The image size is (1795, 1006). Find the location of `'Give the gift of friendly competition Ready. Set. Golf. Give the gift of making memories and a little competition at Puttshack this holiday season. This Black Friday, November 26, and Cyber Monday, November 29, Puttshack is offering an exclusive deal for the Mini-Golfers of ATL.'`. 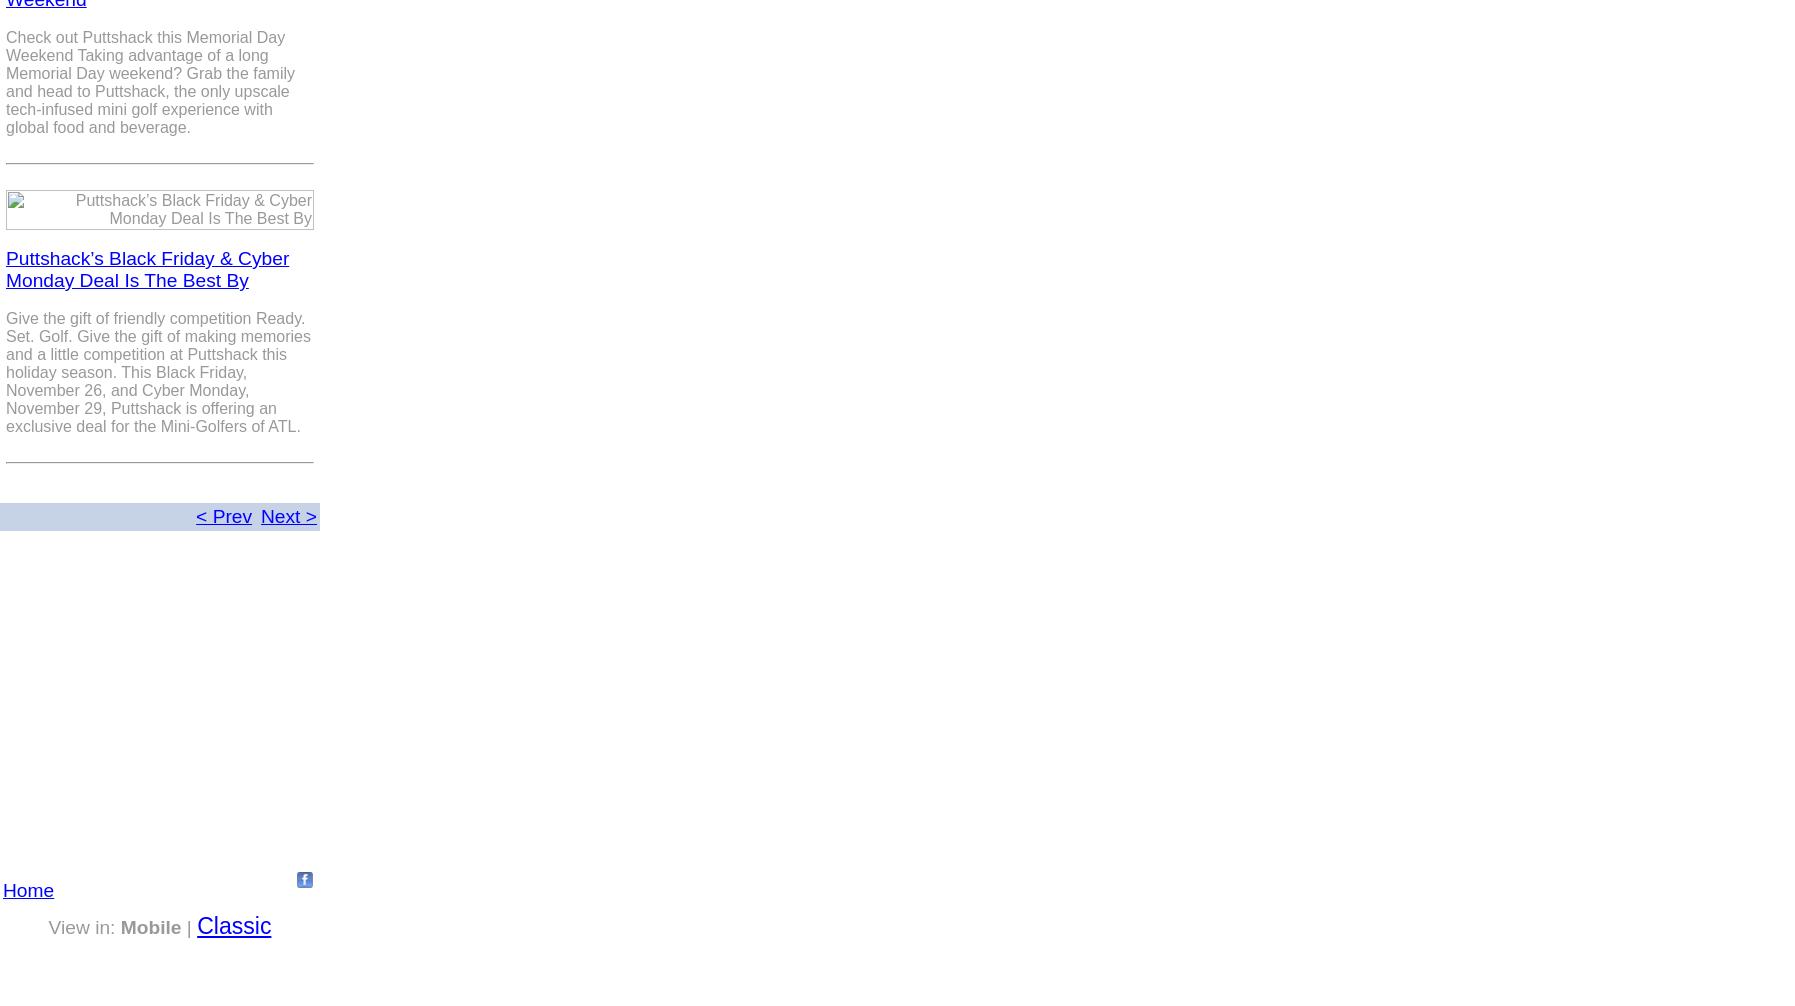

'Give the gift of friendly competition Ready. Set. Golf. Give the gift of making memories and a little competition at Puttshack this holiday season. This Black Friday, November 26, and Cyber Monday, November 29, Puttshack is offering an exclusive deal for the Mini-Golfers of ATL.' is located at coordinates (157, 371).